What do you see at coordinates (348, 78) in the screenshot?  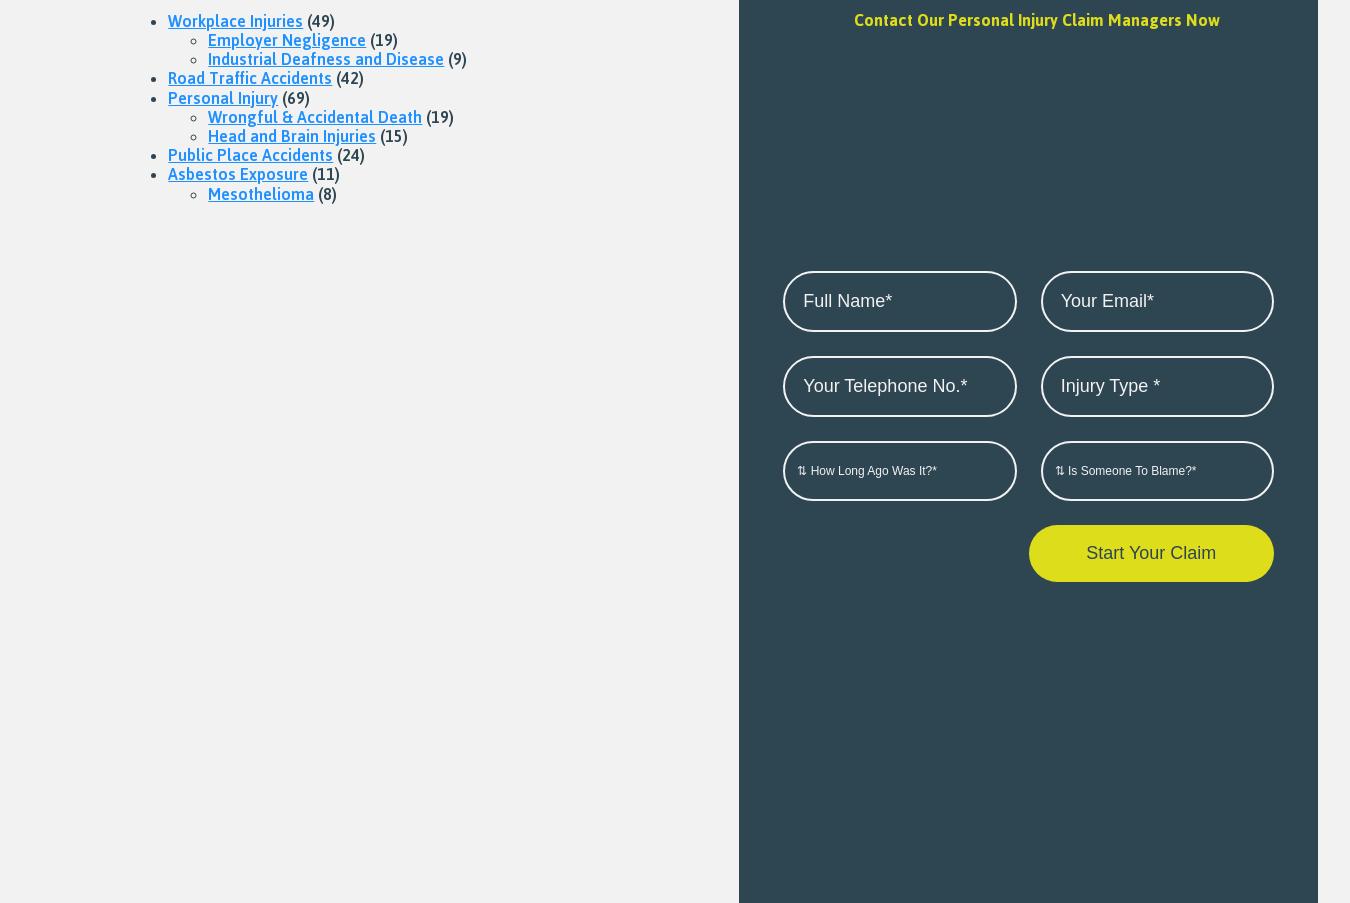 I see `'(42)'` at bounding box center [348, 78].